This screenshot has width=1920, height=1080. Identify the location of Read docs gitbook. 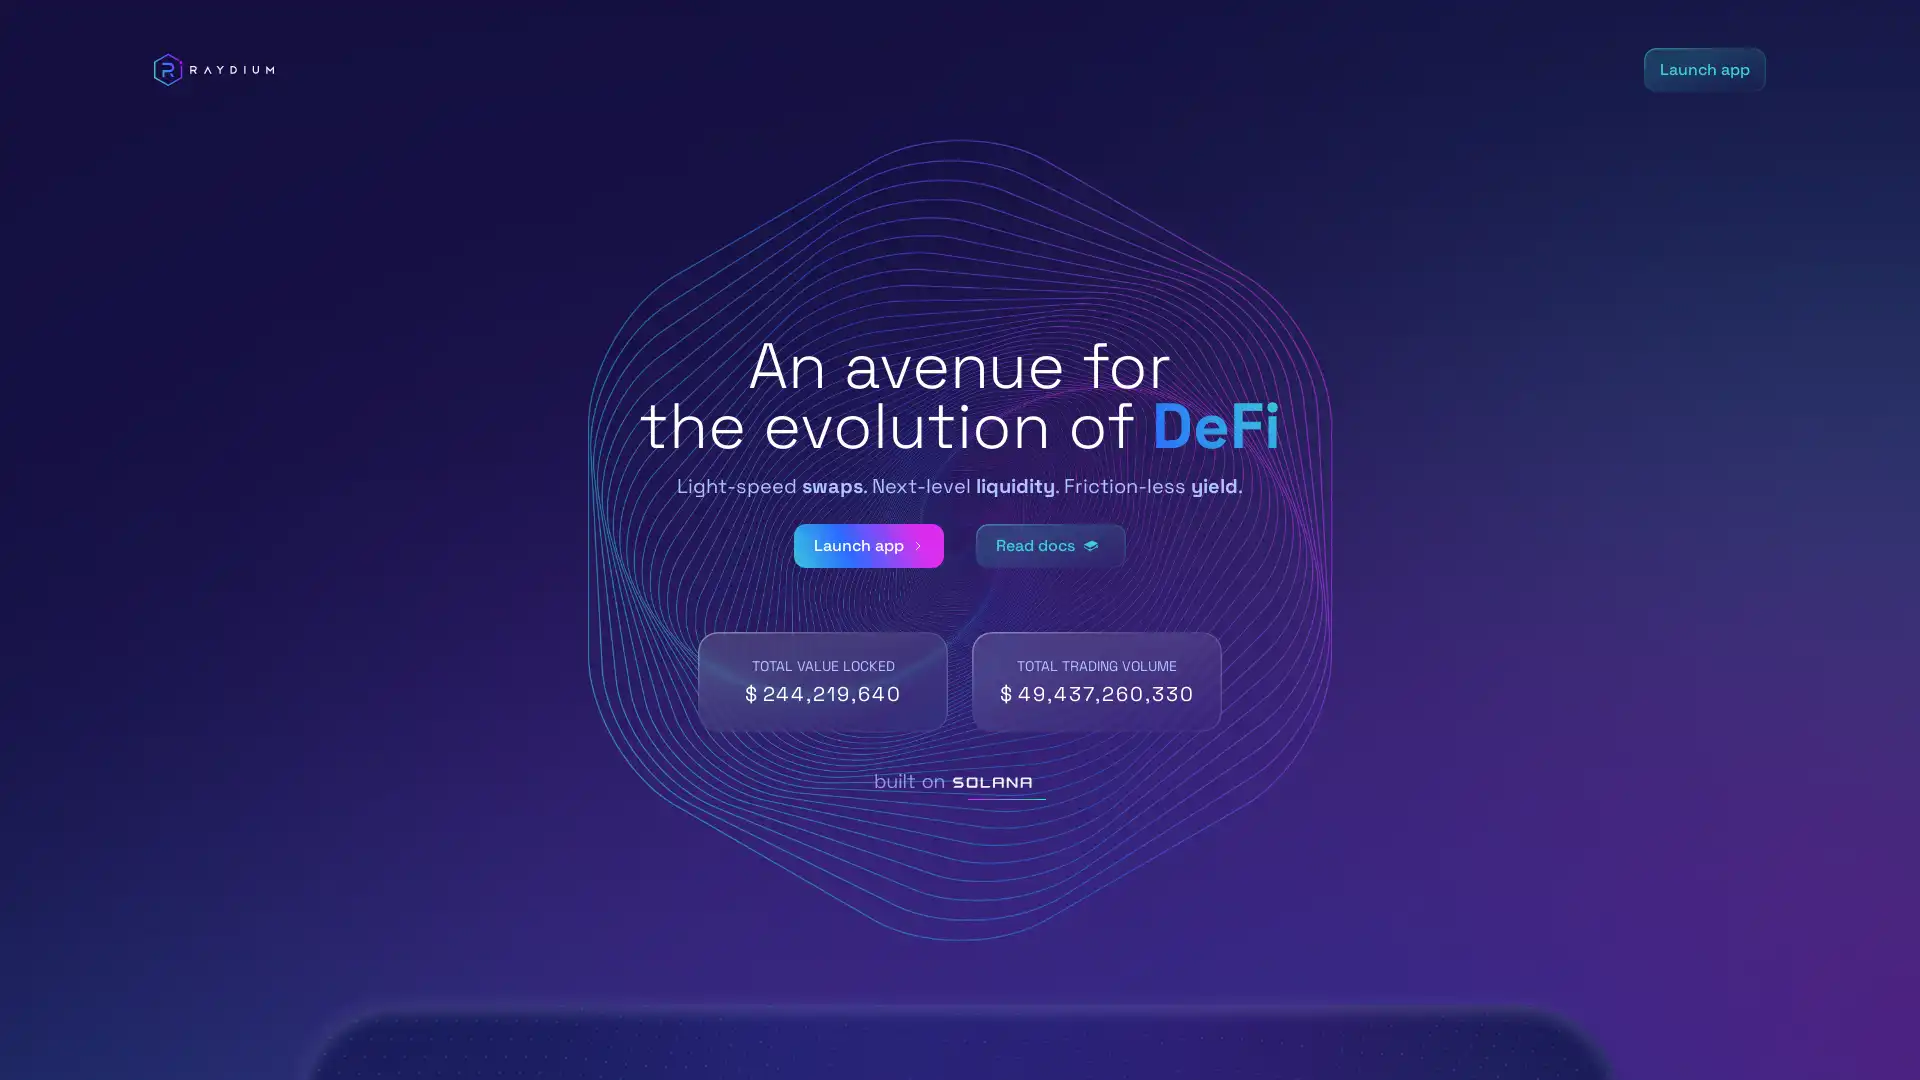
(1050, 546).